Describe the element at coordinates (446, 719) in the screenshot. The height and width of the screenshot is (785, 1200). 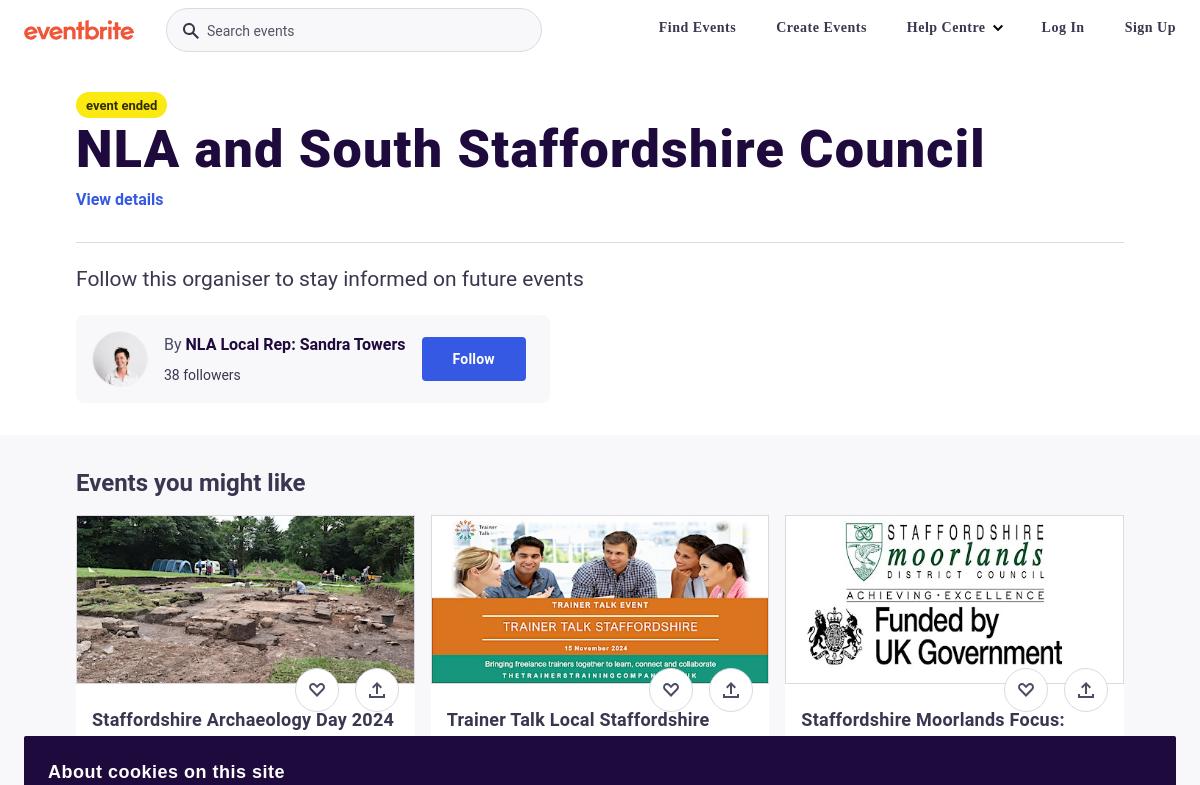
I see `'Trainer Talk Local Staffordshire'` at that location.